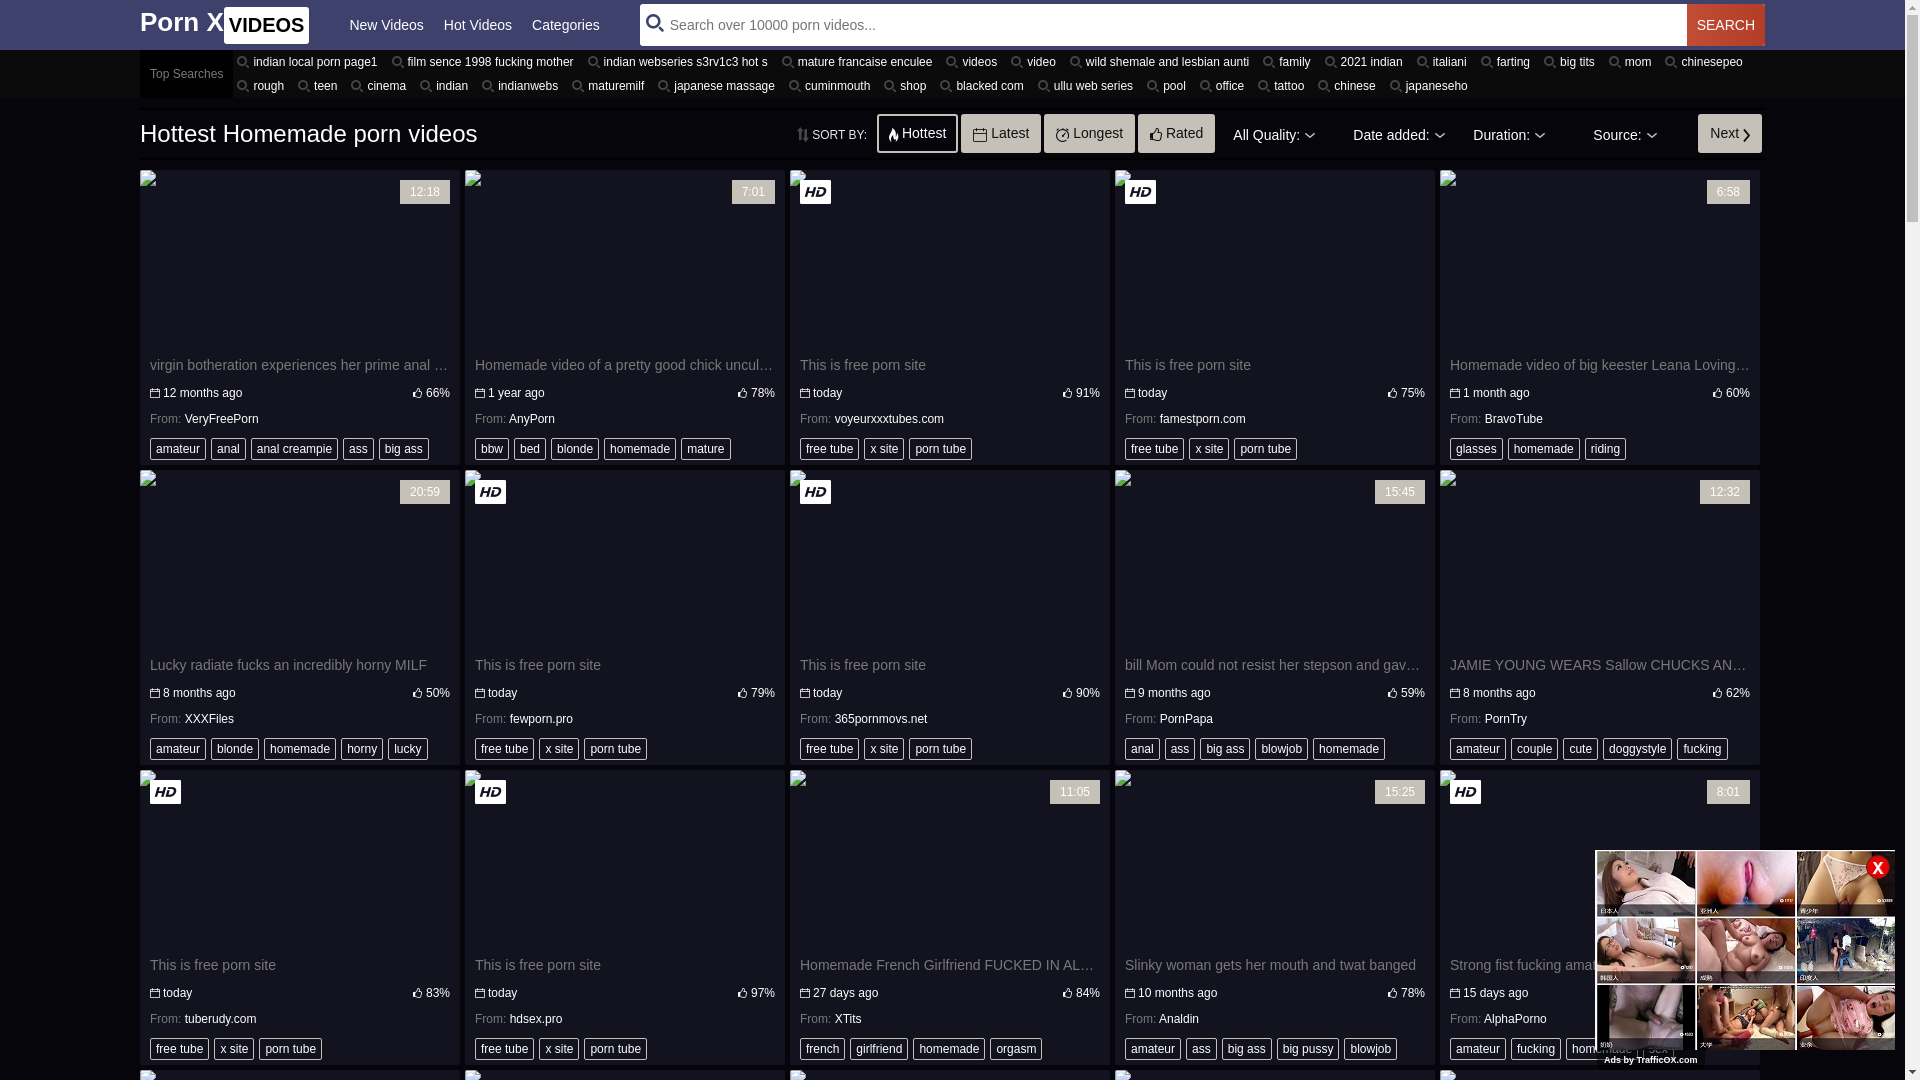 The width and height of the screenshot is (1920, 1080). Describe the element at coordinates (565, 24) in the screenshot. I see `'Categories'` at that location.